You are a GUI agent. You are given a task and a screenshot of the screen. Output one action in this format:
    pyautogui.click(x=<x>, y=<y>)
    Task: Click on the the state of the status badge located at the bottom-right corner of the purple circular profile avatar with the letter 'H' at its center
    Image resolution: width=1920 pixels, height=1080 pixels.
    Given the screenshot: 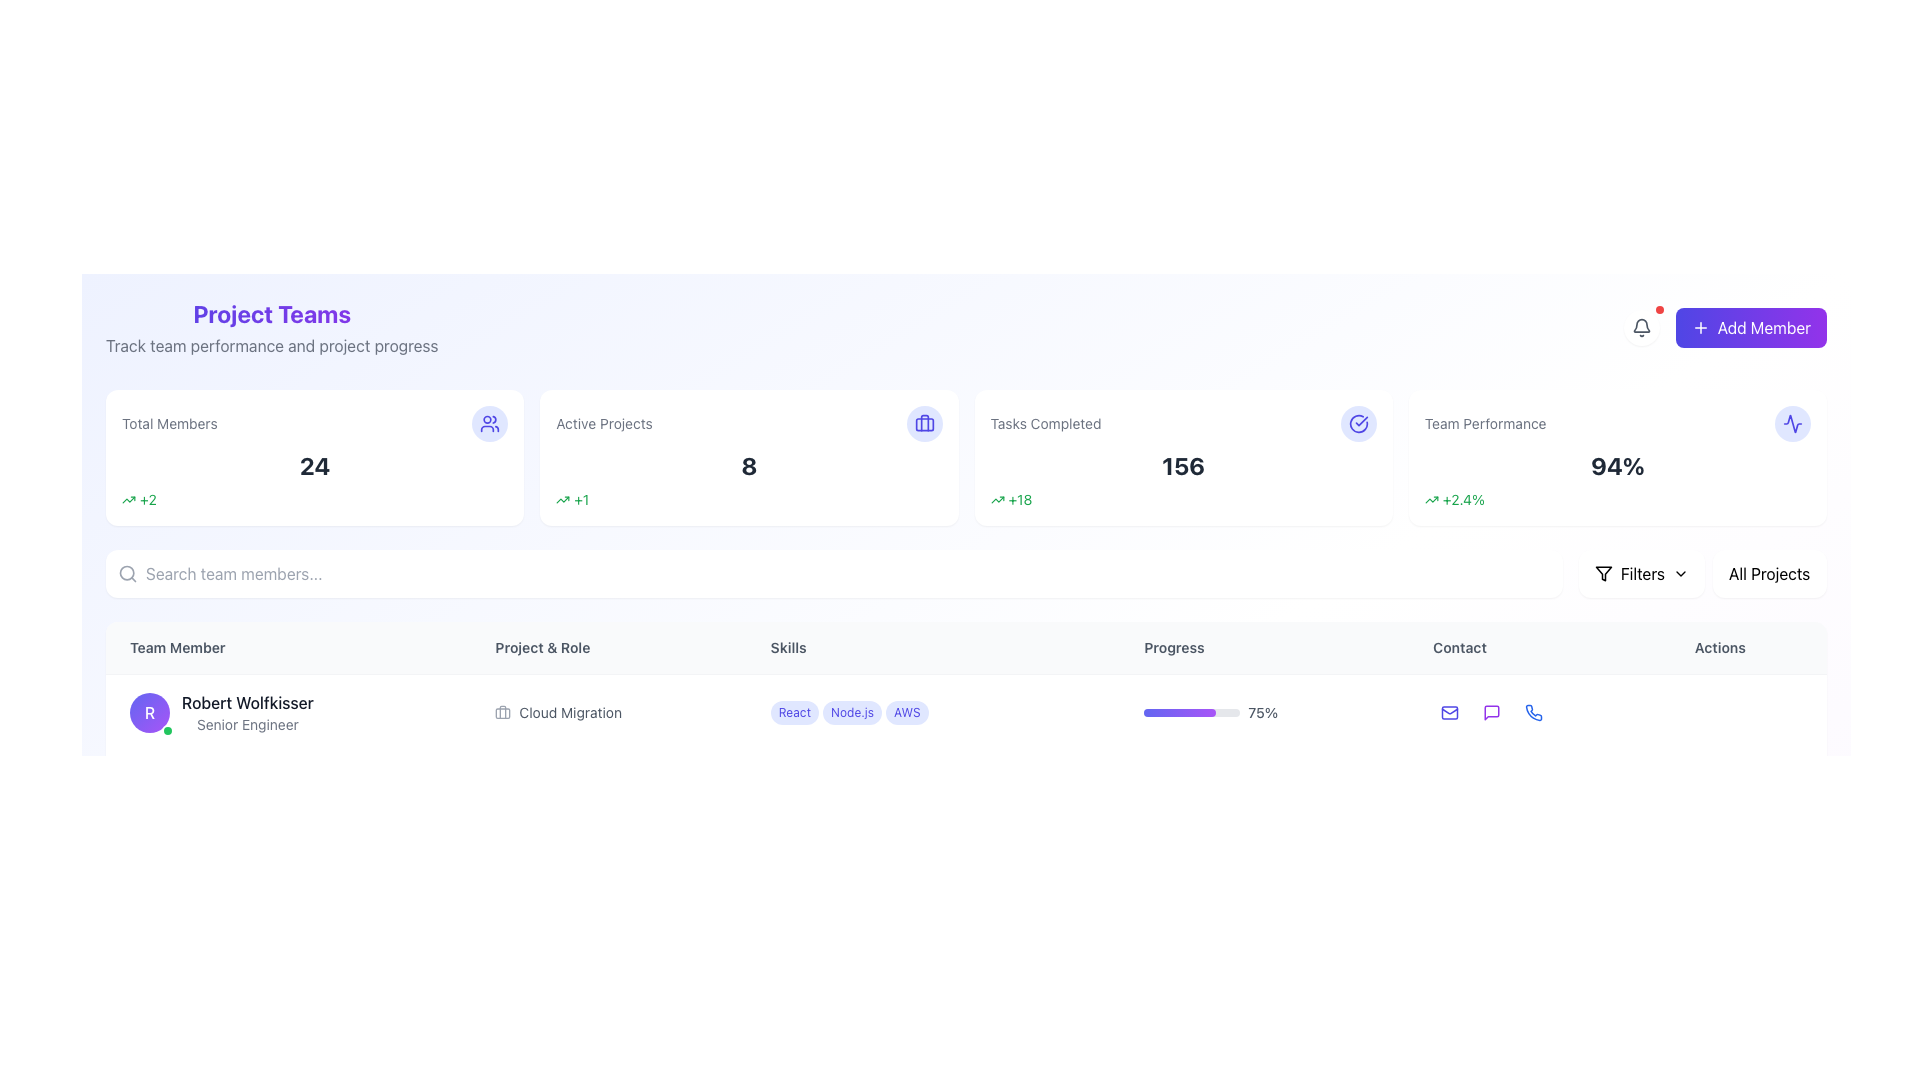 What is the action you would take?
    pyautogui.click(x=168, y=882)
    